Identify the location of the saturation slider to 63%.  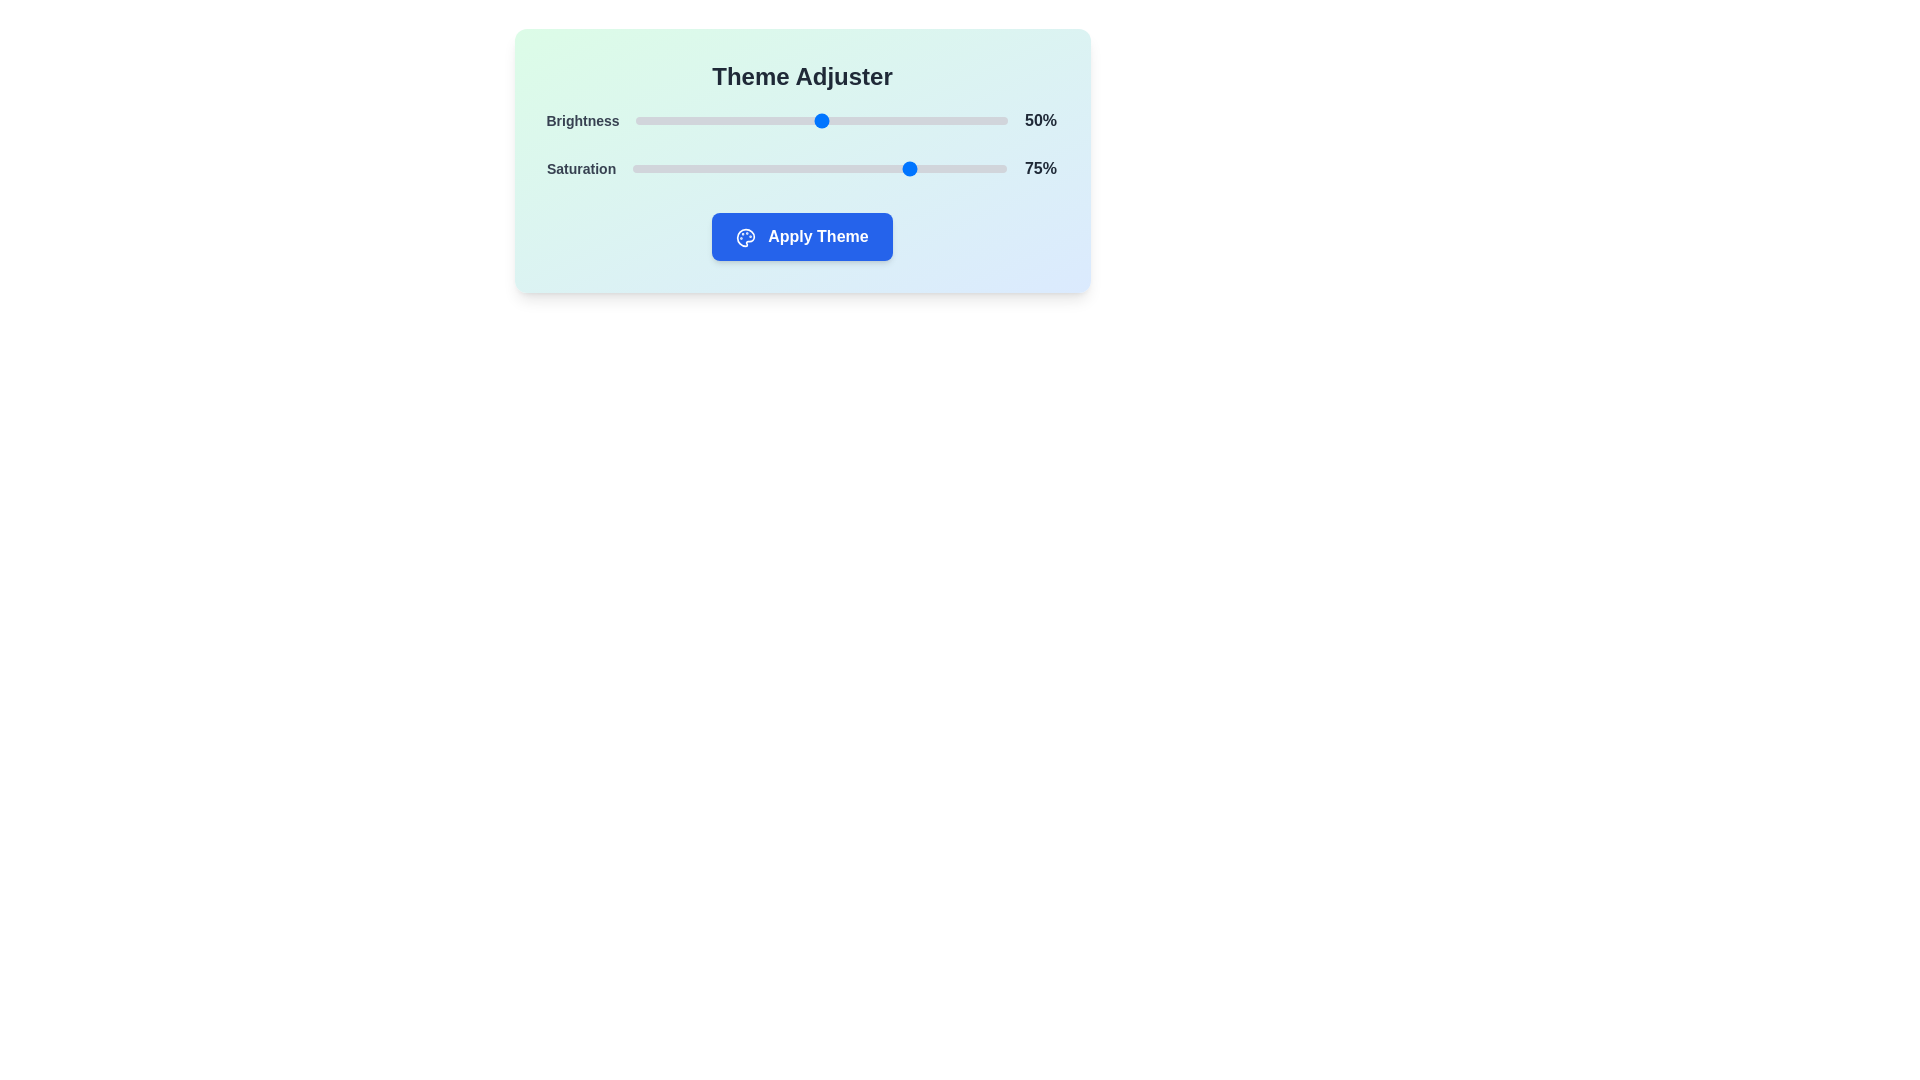
(868, 168).